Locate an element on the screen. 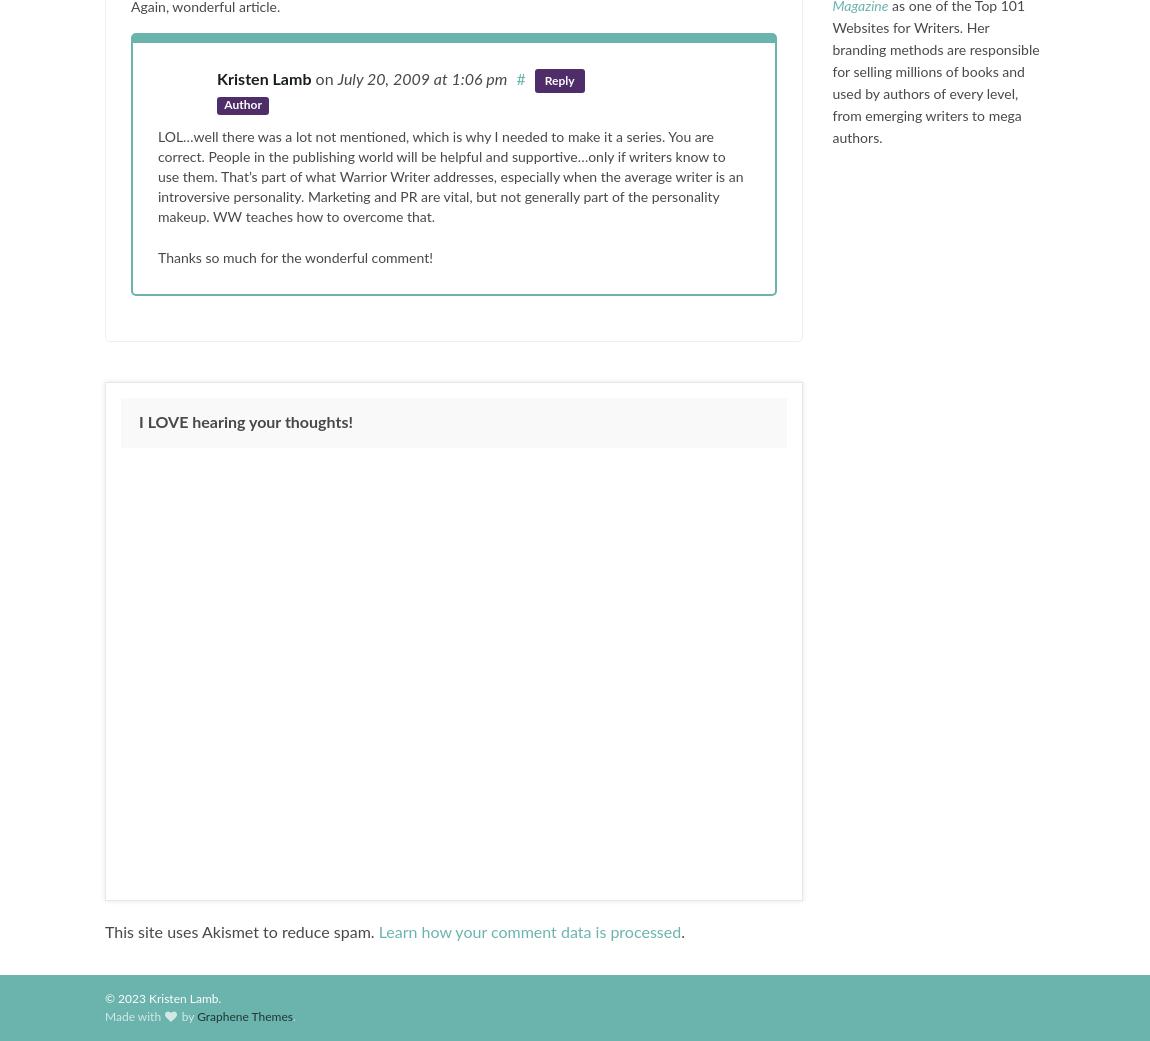 This screenshot has height=1041, width=1150. 'at 1:06 pm' is located at coordinates (432, 78).